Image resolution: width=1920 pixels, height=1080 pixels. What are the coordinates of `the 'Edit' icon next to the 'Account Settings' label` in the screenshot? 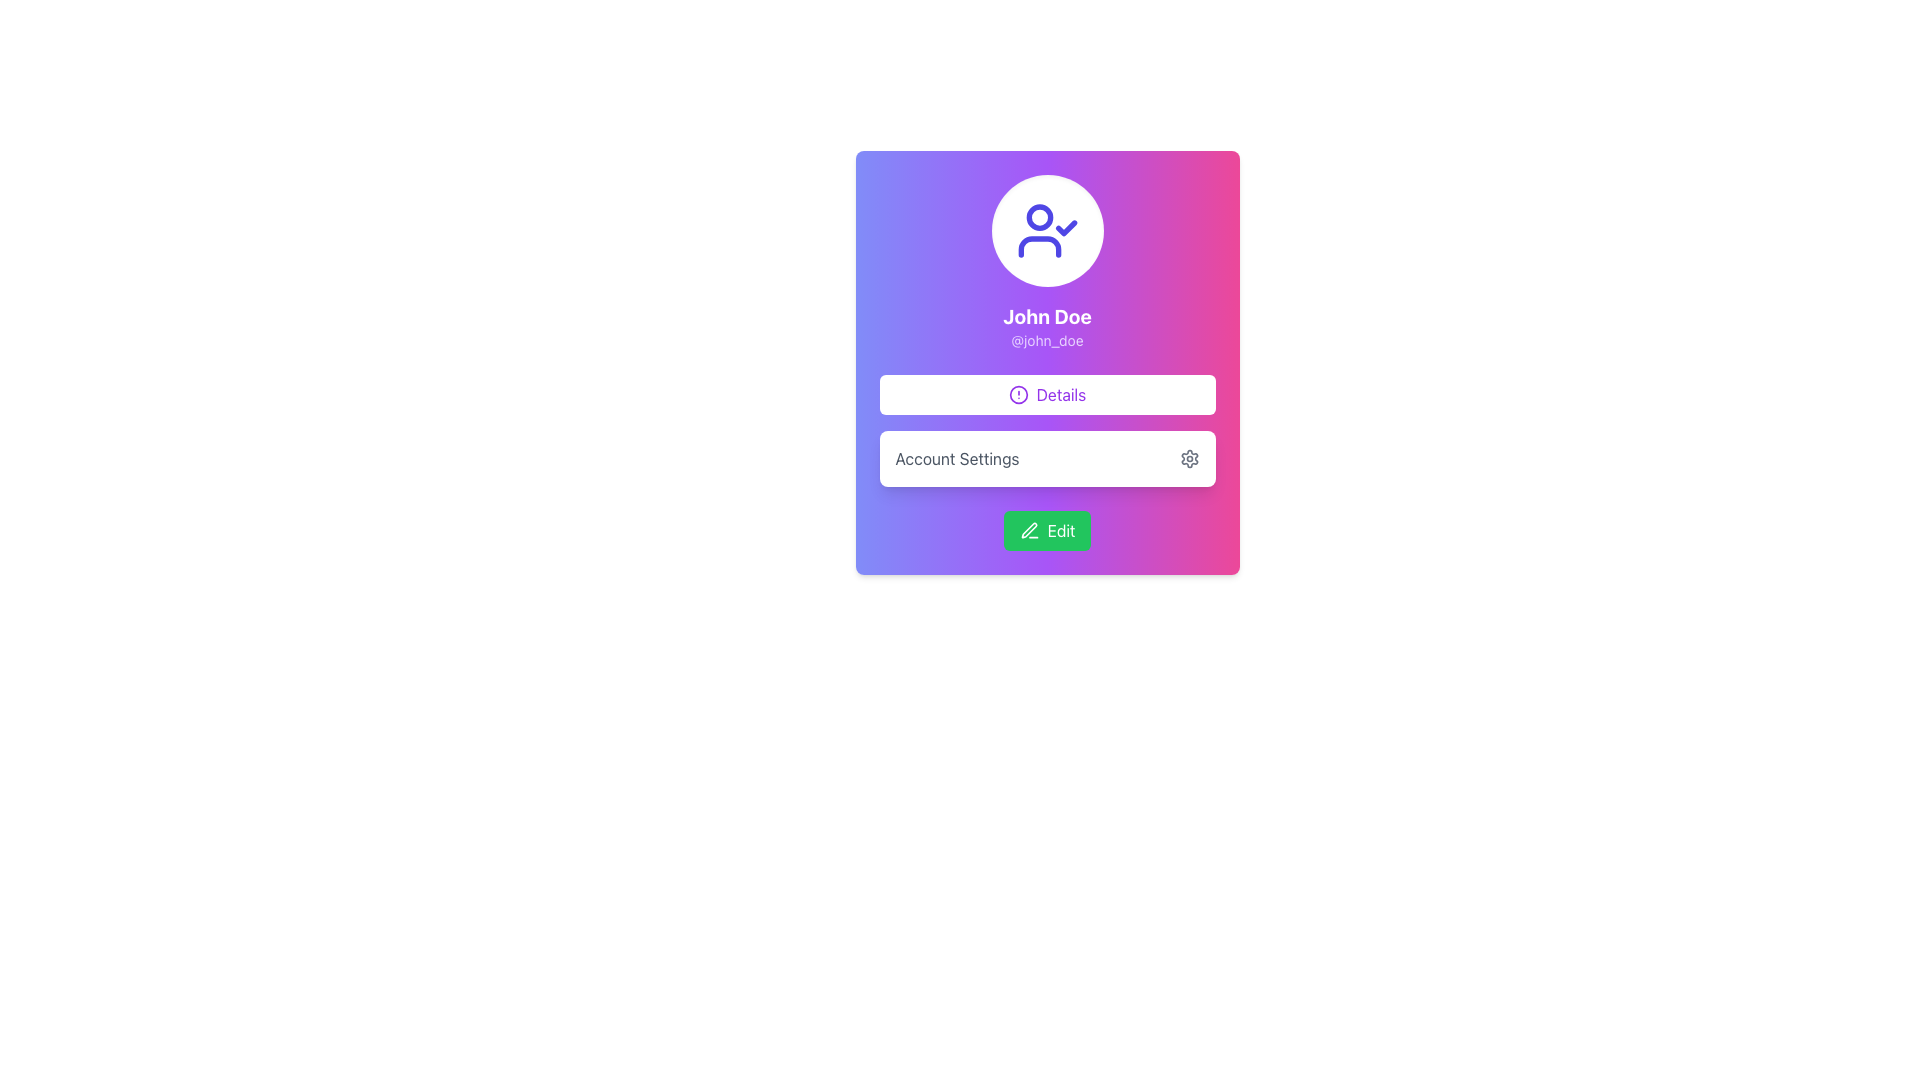 It's located at (1028, 528).